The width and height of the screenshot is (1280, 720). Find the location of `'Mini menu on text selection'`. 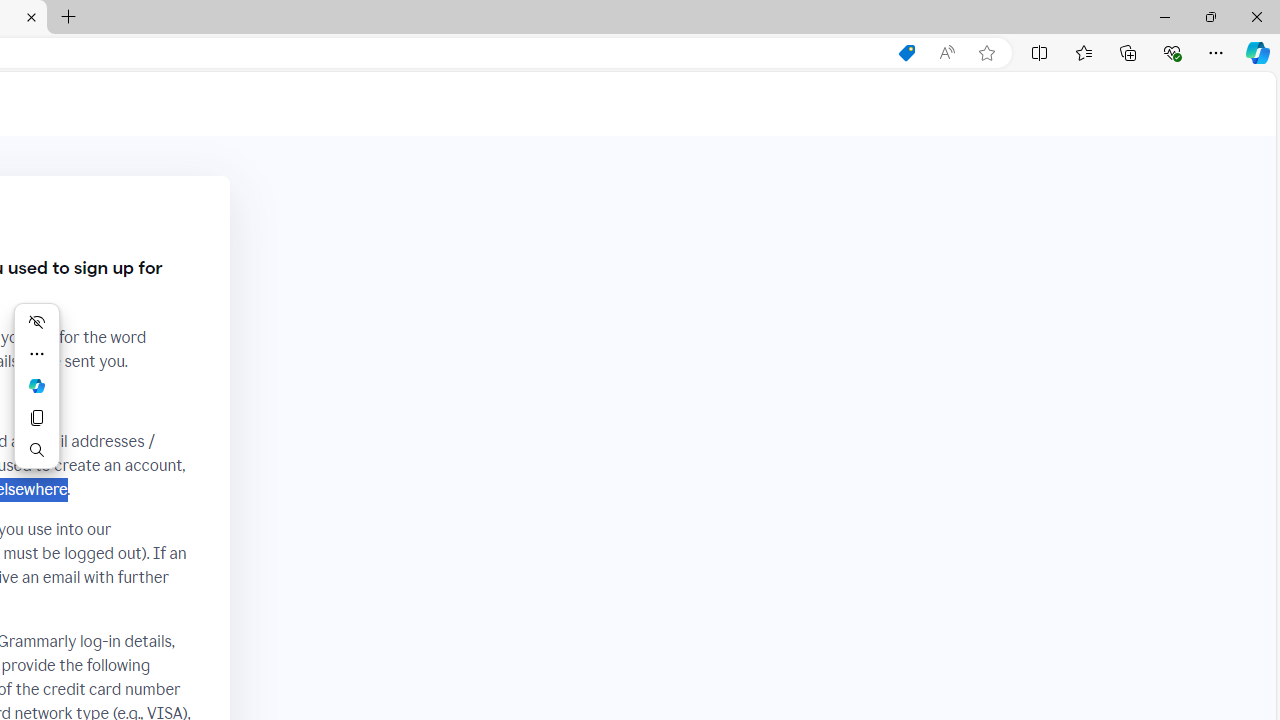

'Mini menu on text selection' is located at coordinates (37, 385).